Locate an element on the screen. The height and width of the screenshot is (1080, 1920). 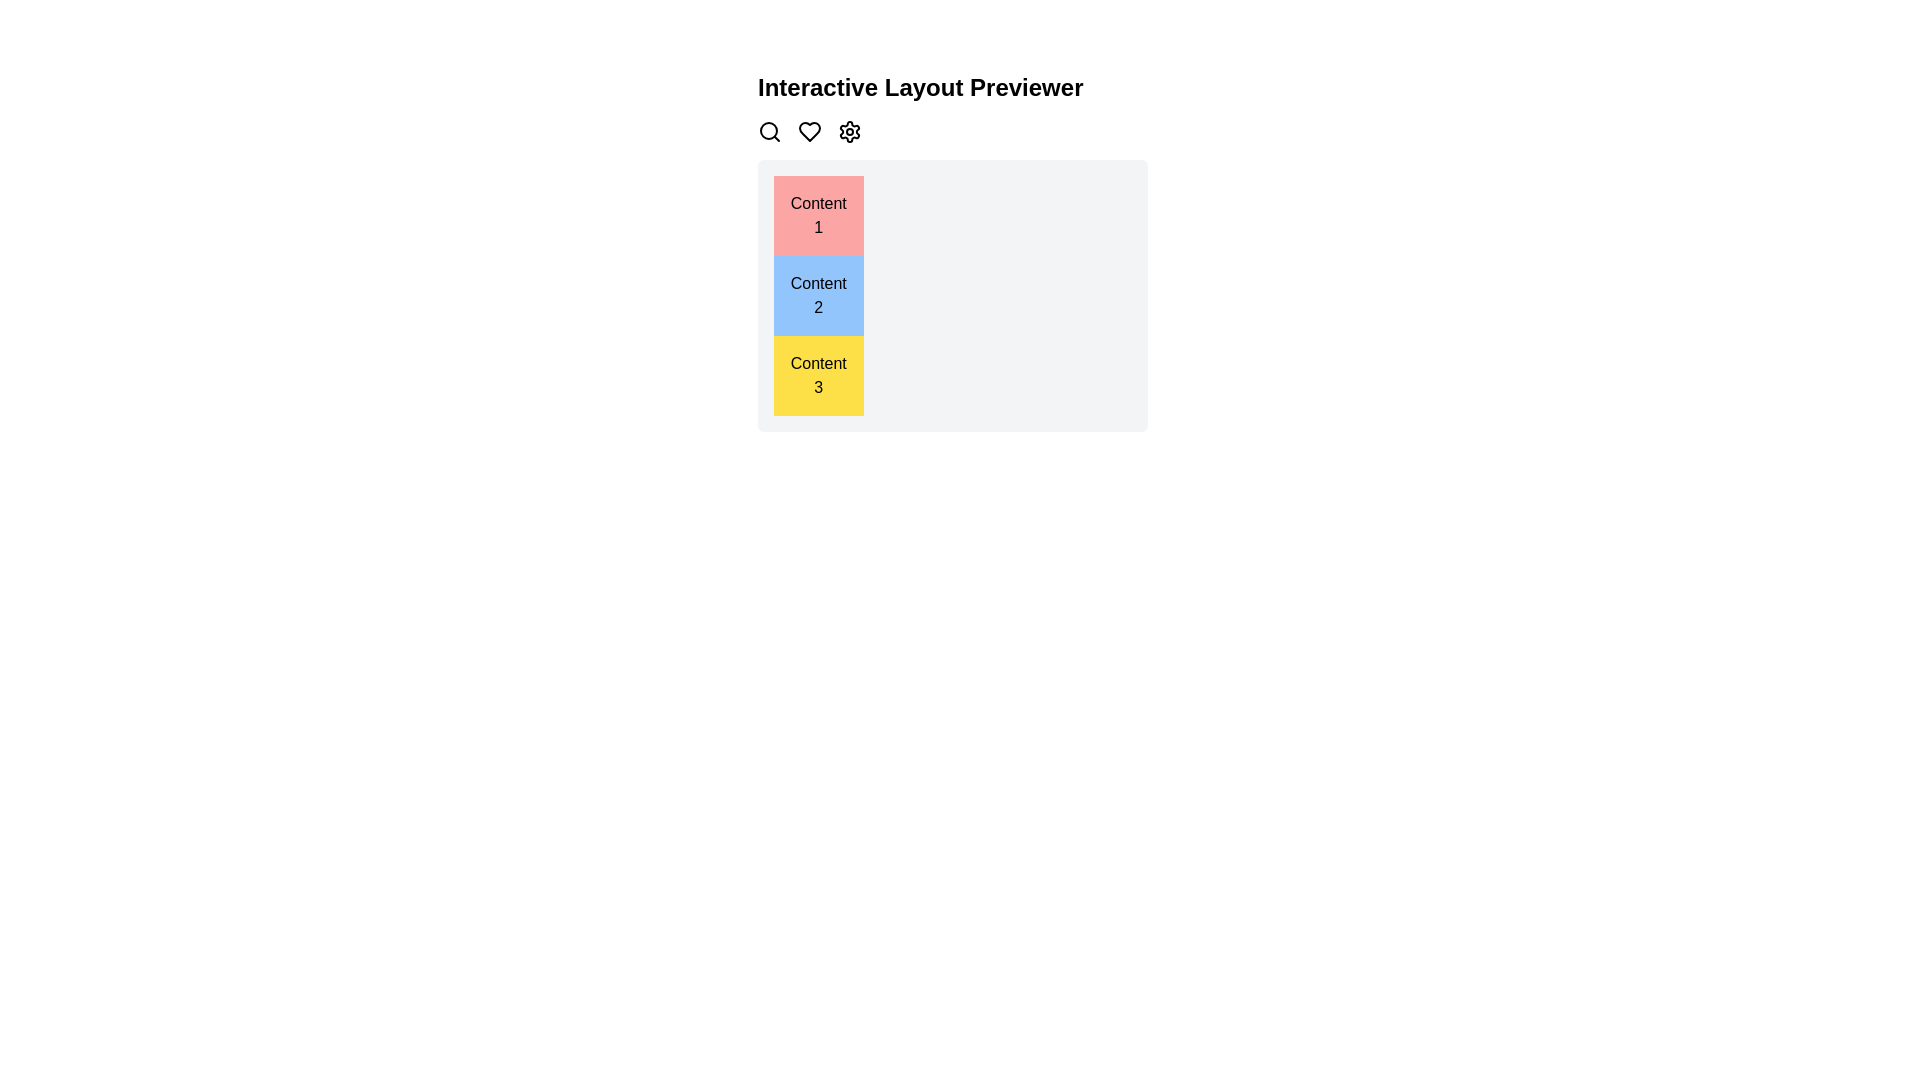
the search icon button, which is the first icon in a row of icons located at the top-left of the interface is located at coordinates (768, 131).